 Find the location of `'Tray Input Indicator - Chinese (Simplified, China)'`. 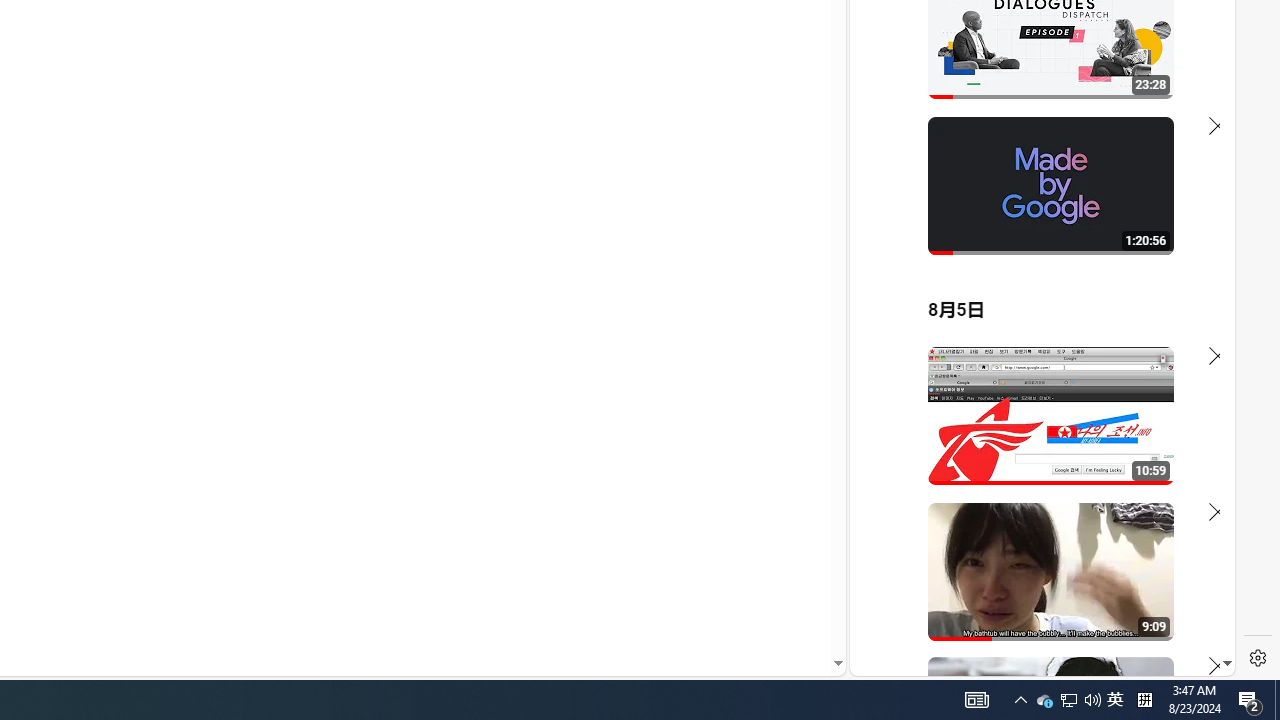

'Tray Input Indicator - Chinese (Simplified, China)' is located at coordinates (1144, 698).